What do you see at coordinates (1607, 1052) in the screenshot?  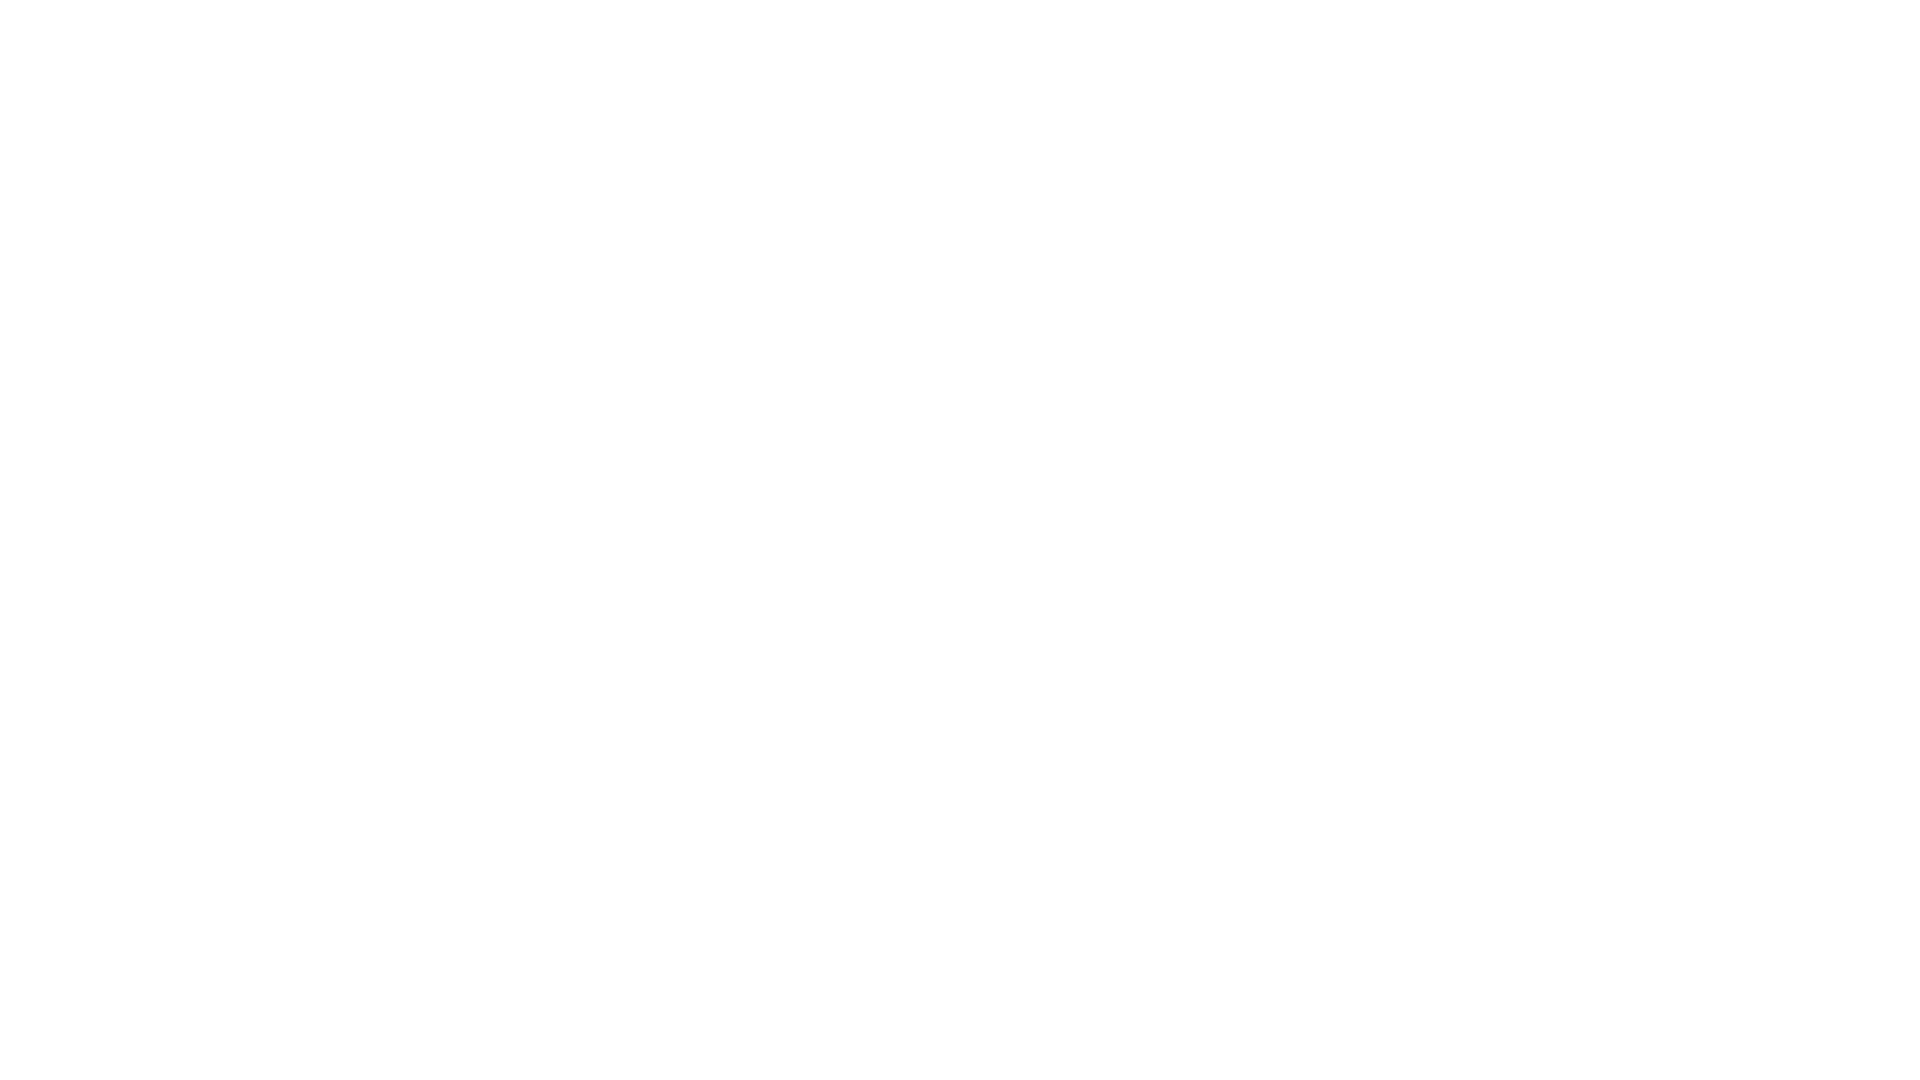 I see `Accept` at bounding box center [1607, 1052].